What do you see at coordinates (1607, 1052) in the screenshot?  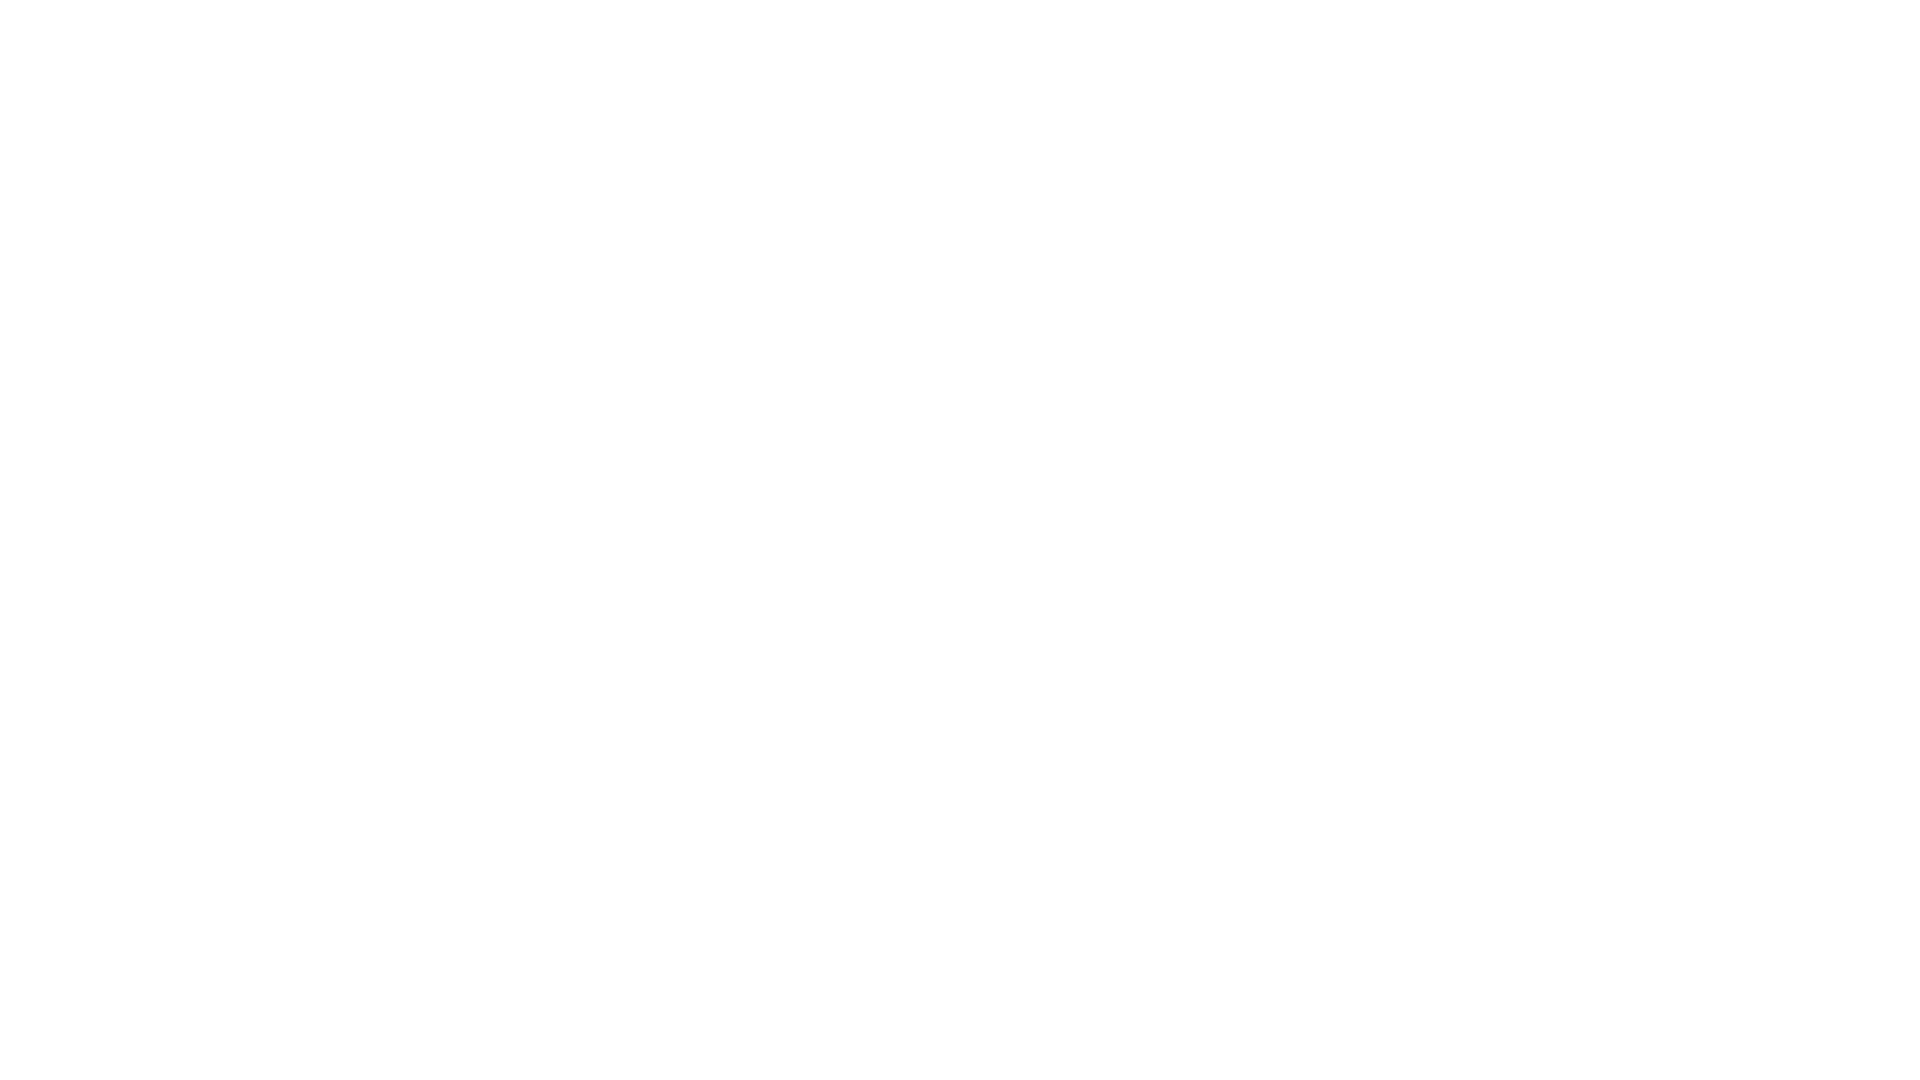 I see `Accept` at bounding box center [1607, 1052].